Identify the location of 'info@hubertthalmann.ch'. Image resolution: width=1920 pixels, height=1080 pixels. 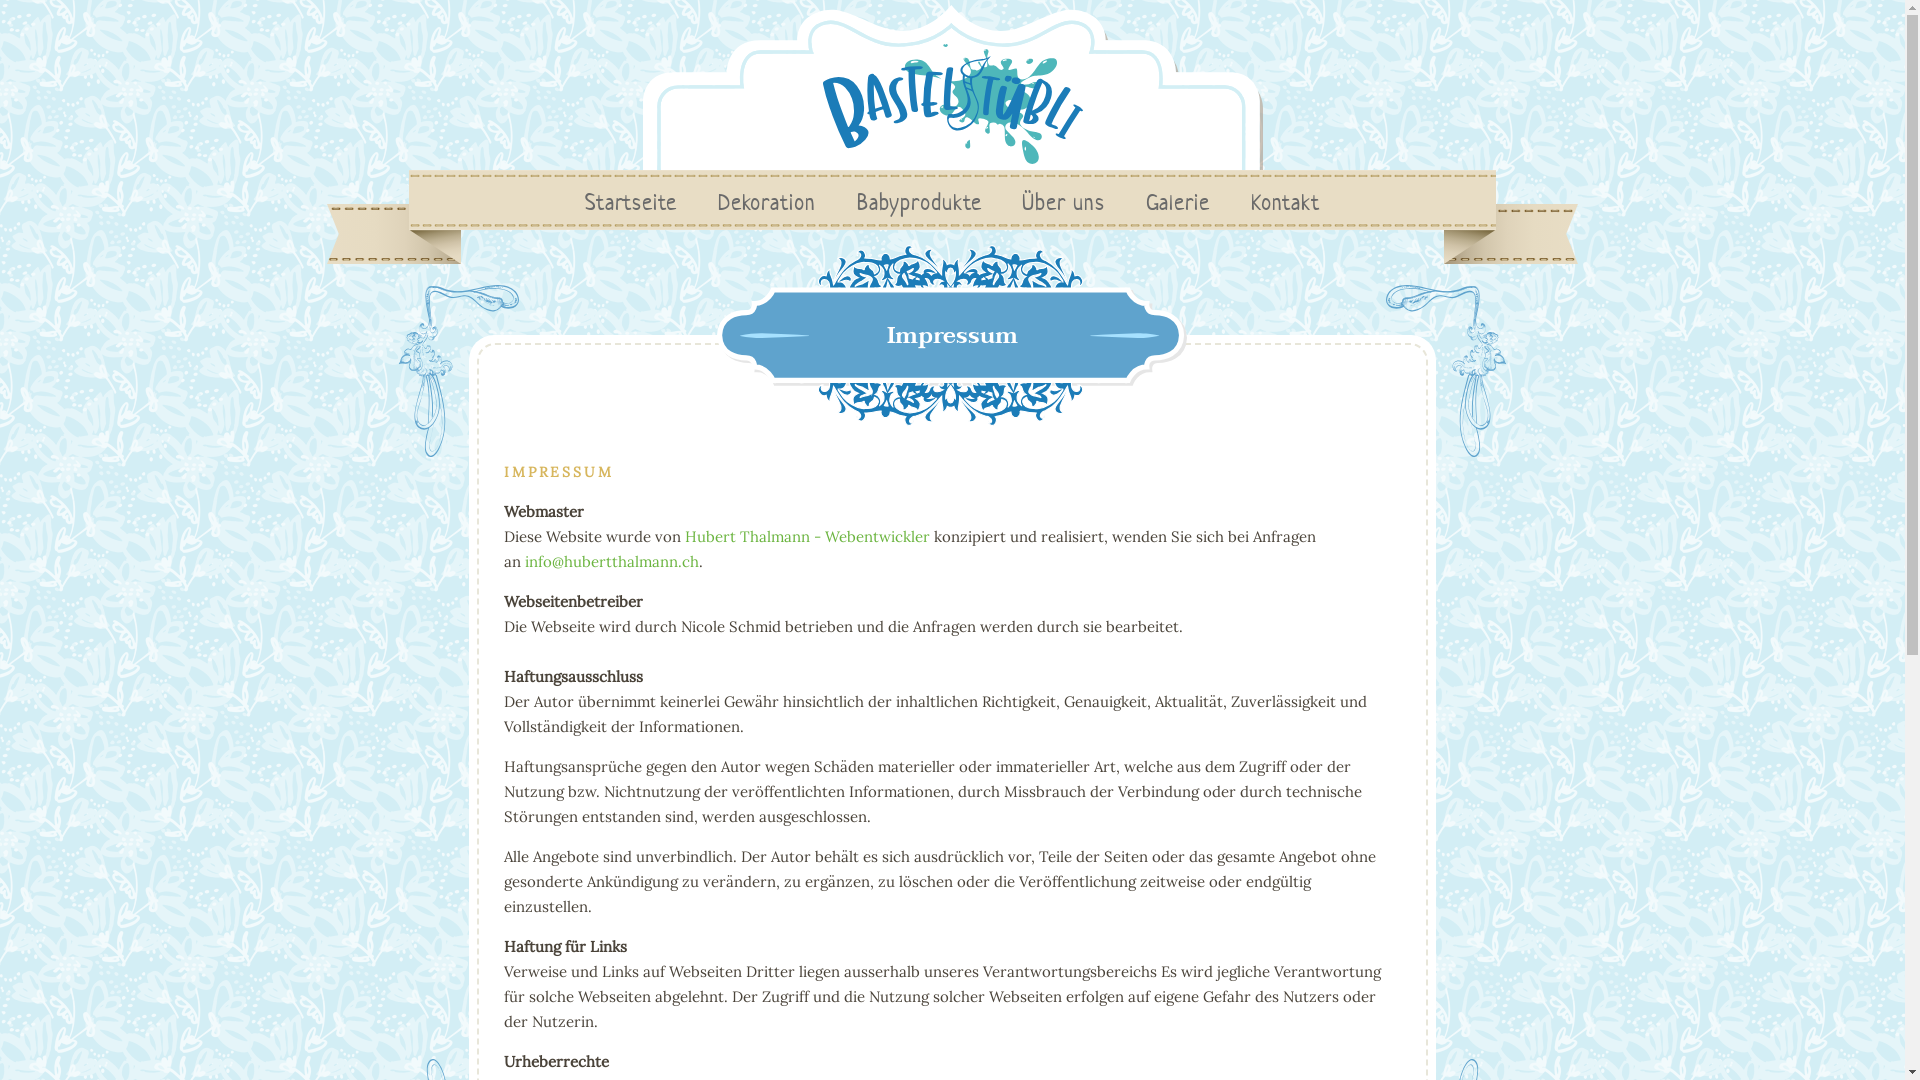
(610, 561).